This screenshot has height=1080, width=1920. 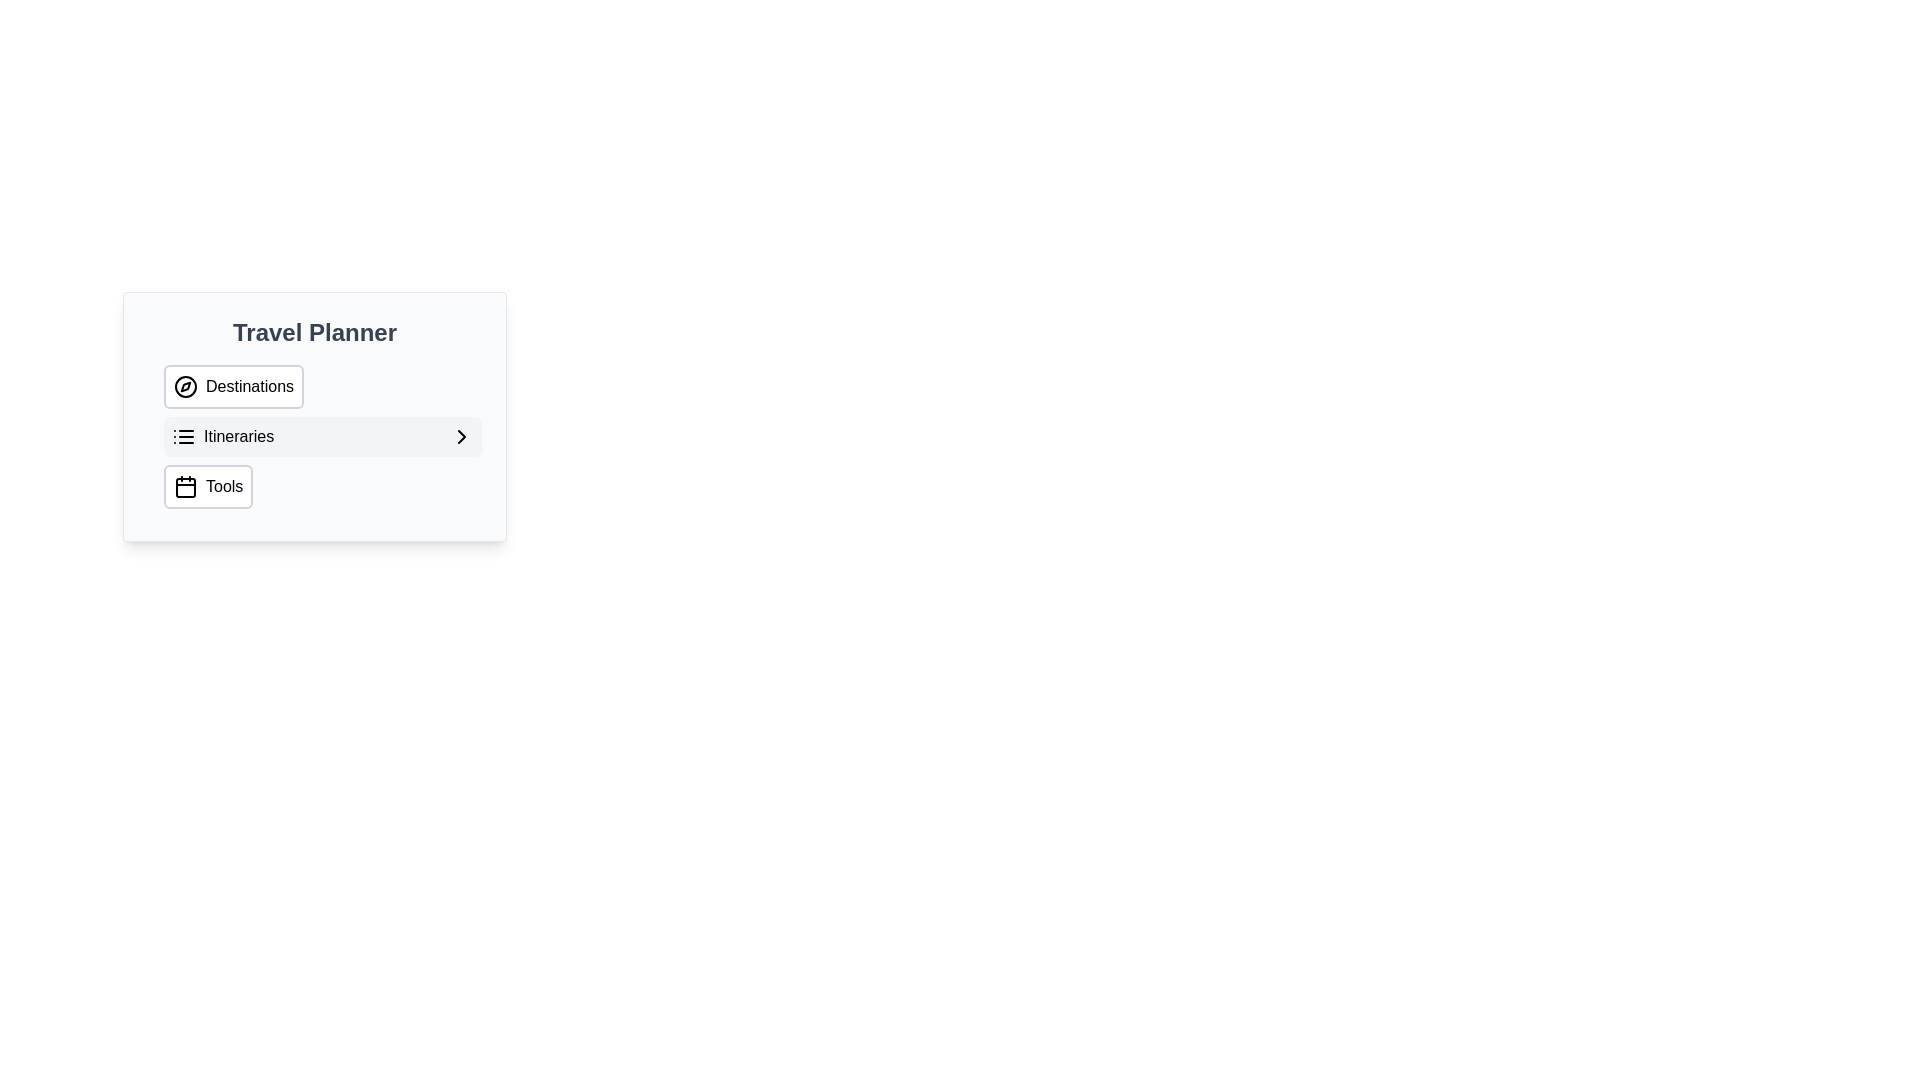 I want to click on the calendar icon representing the 'Tools' feature located to the left of the text label 'Tools' within the 'Travel Planner' section, so click(x=186, y=486).